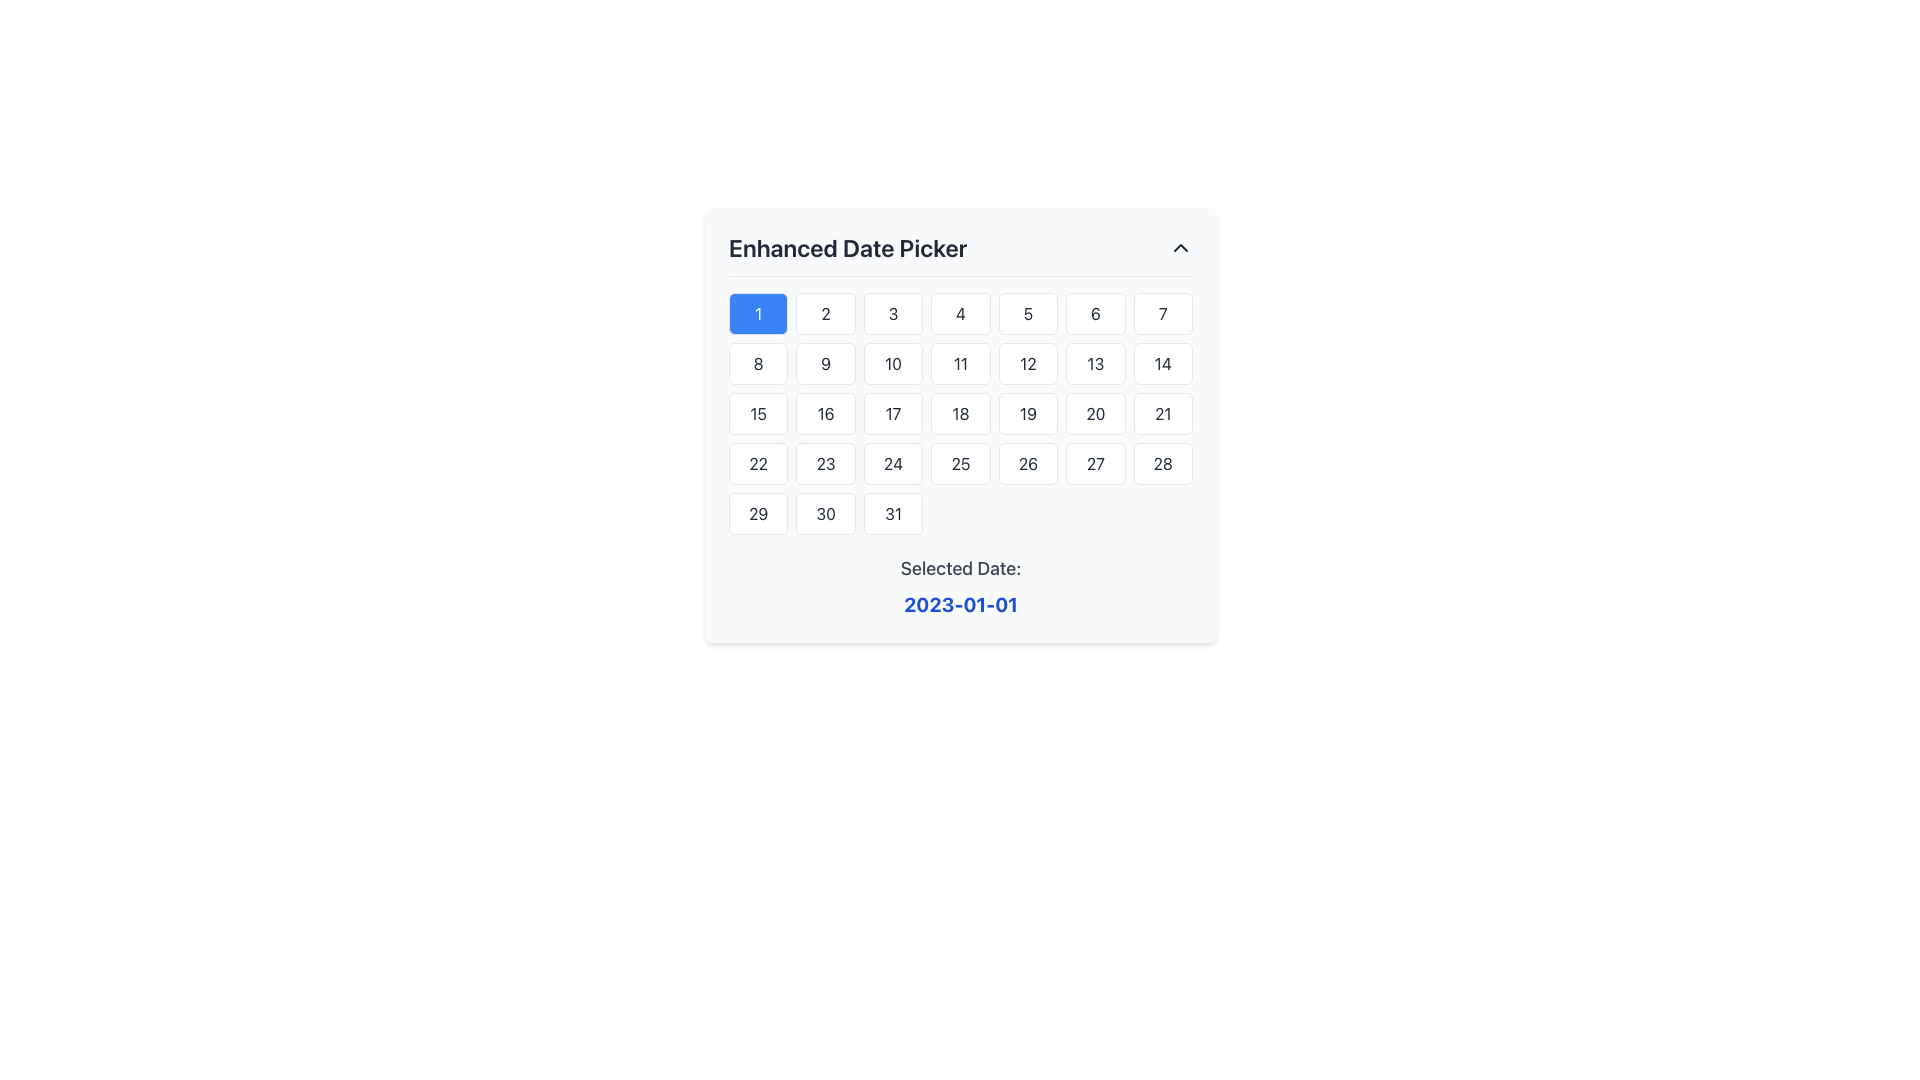  Describe the element at coordinates (960, 313) in the screenshot. I see `the fourth button in the top row of the date picker interface, which displays the number '4' on a white background` at that location.